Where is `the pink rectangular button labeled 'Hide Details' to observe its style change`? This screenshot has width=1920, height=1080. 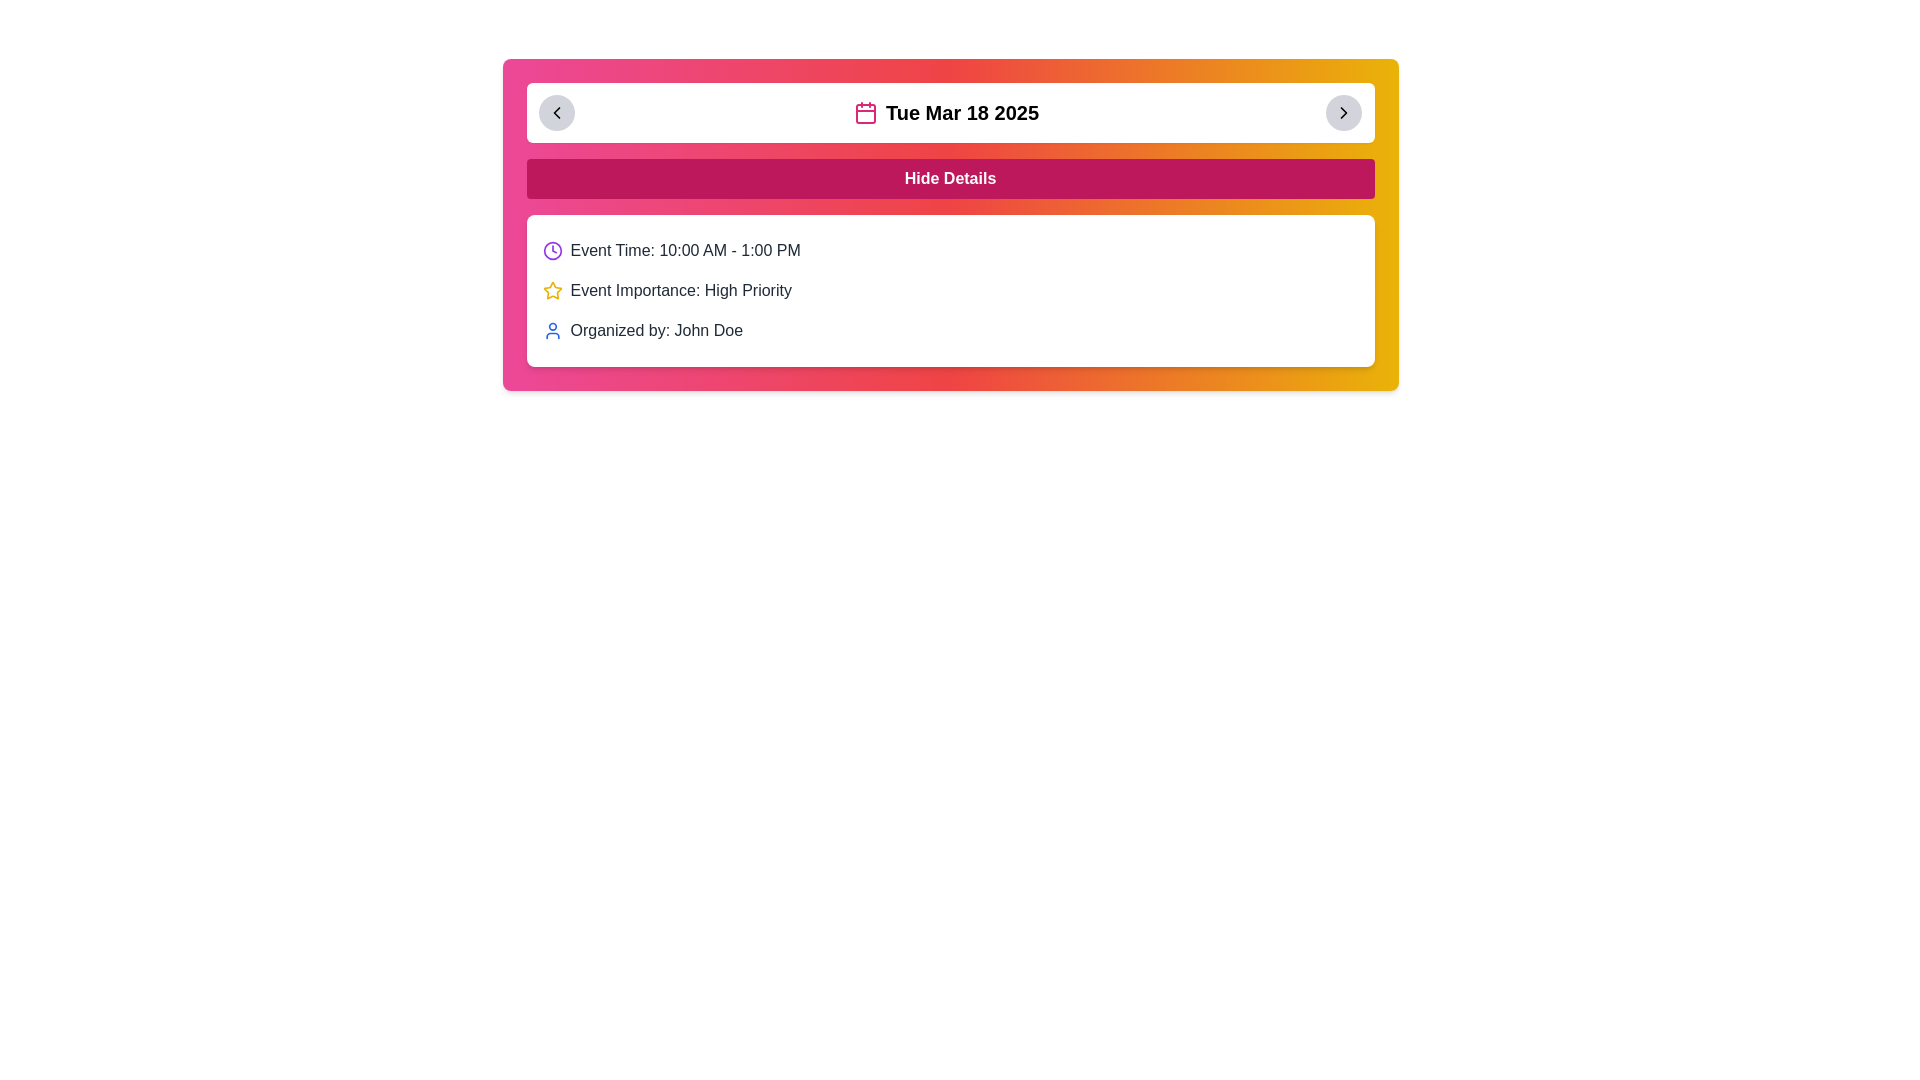
the pink rectangular button labeled 'Hide Details' to observe its style change is located at coordinates (949, 177).